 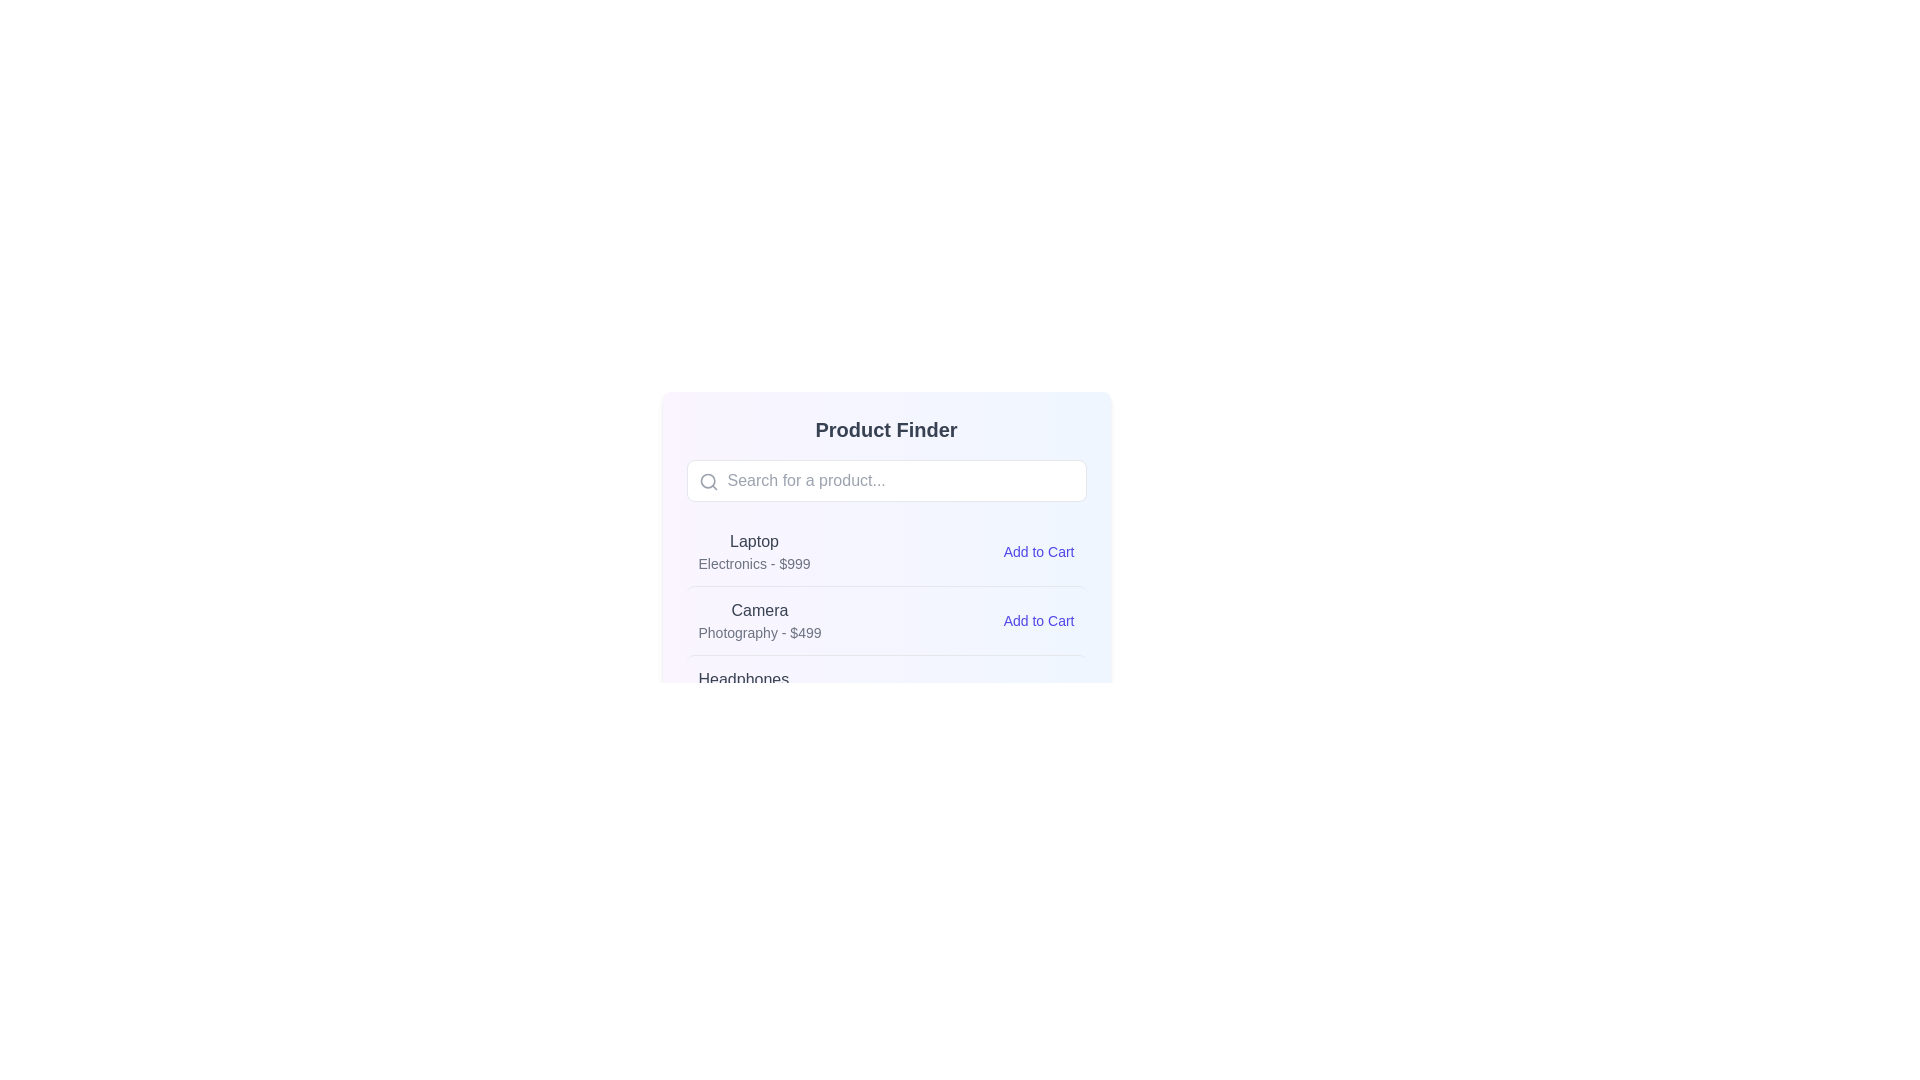 What do you see at coordinates (707, 481) in the screenshot?
I see `the decorative circle element that is part of the search icon, enhancing the recognition of the search functionality` at bounding box center [707, 481].